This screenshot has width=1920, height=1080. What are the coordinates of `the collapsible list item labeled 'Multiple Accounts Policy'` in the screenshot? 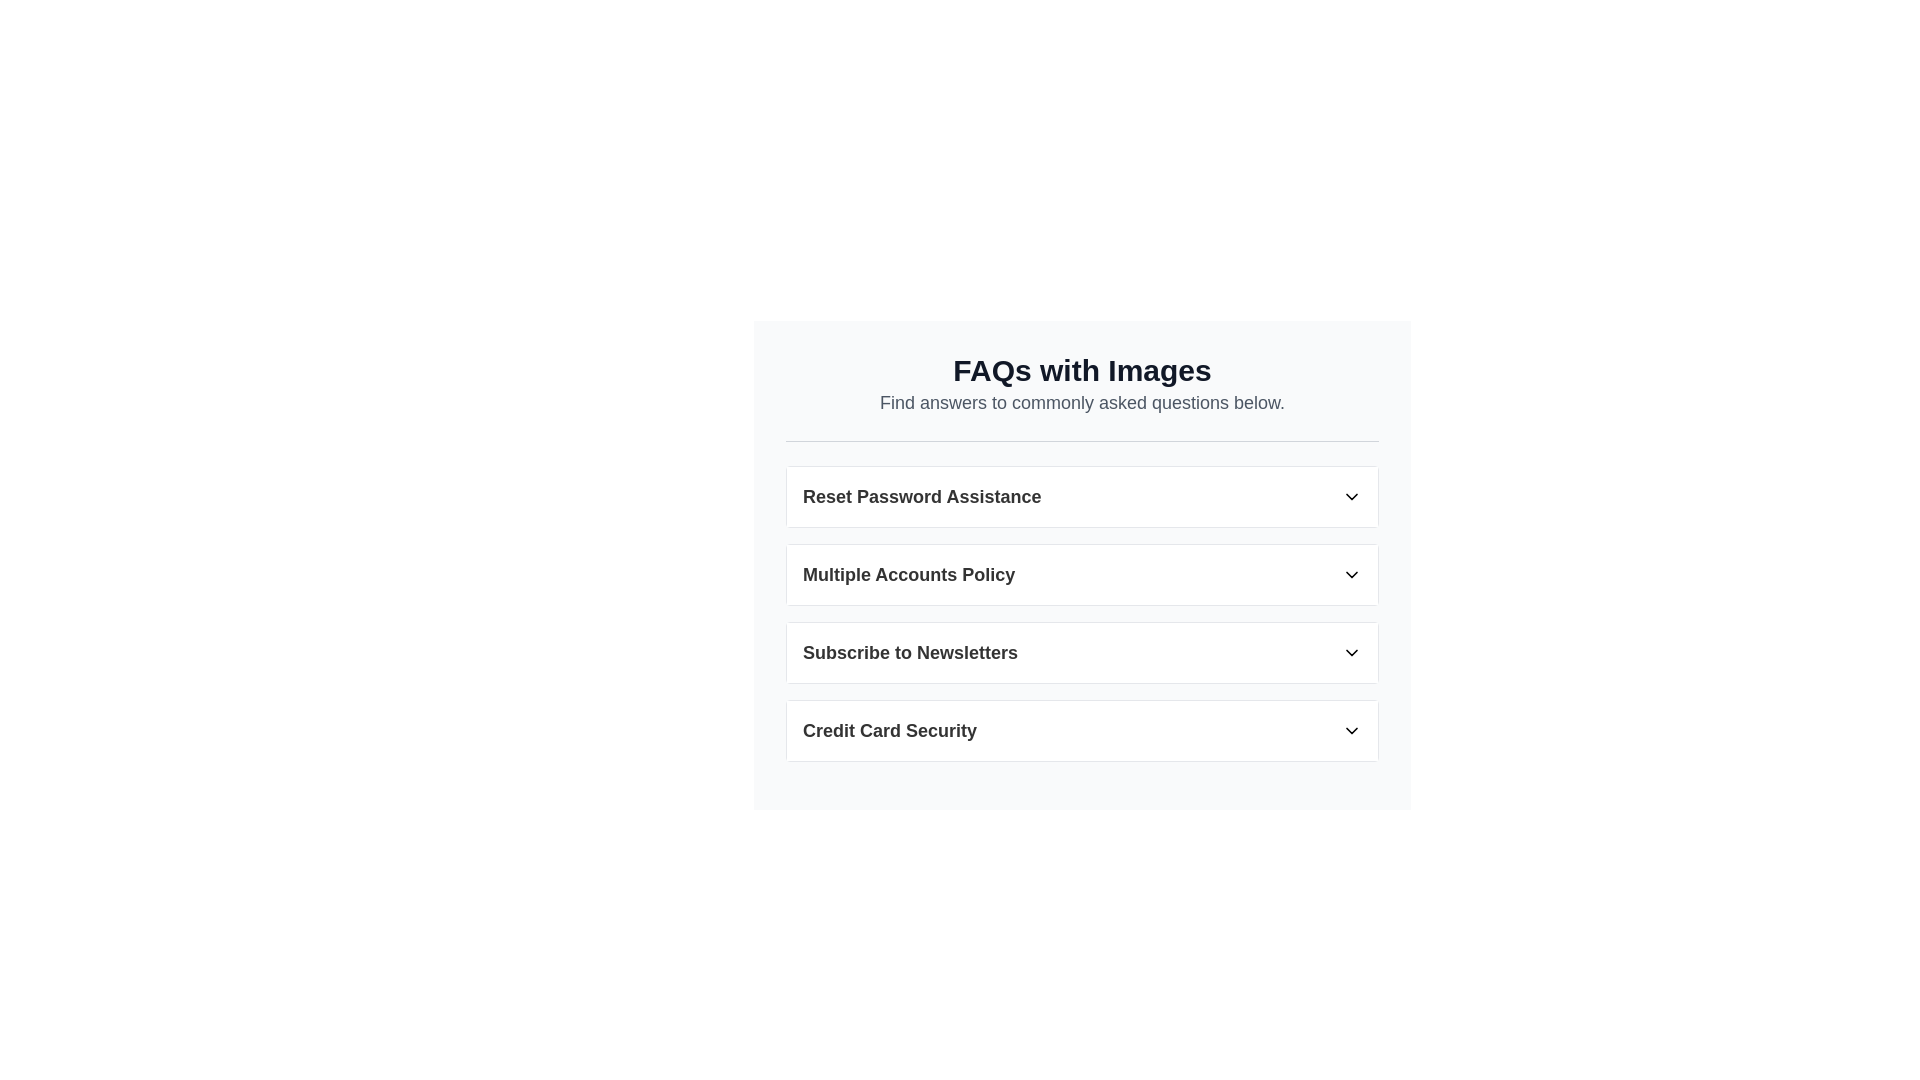 It's located at (1081, 557).